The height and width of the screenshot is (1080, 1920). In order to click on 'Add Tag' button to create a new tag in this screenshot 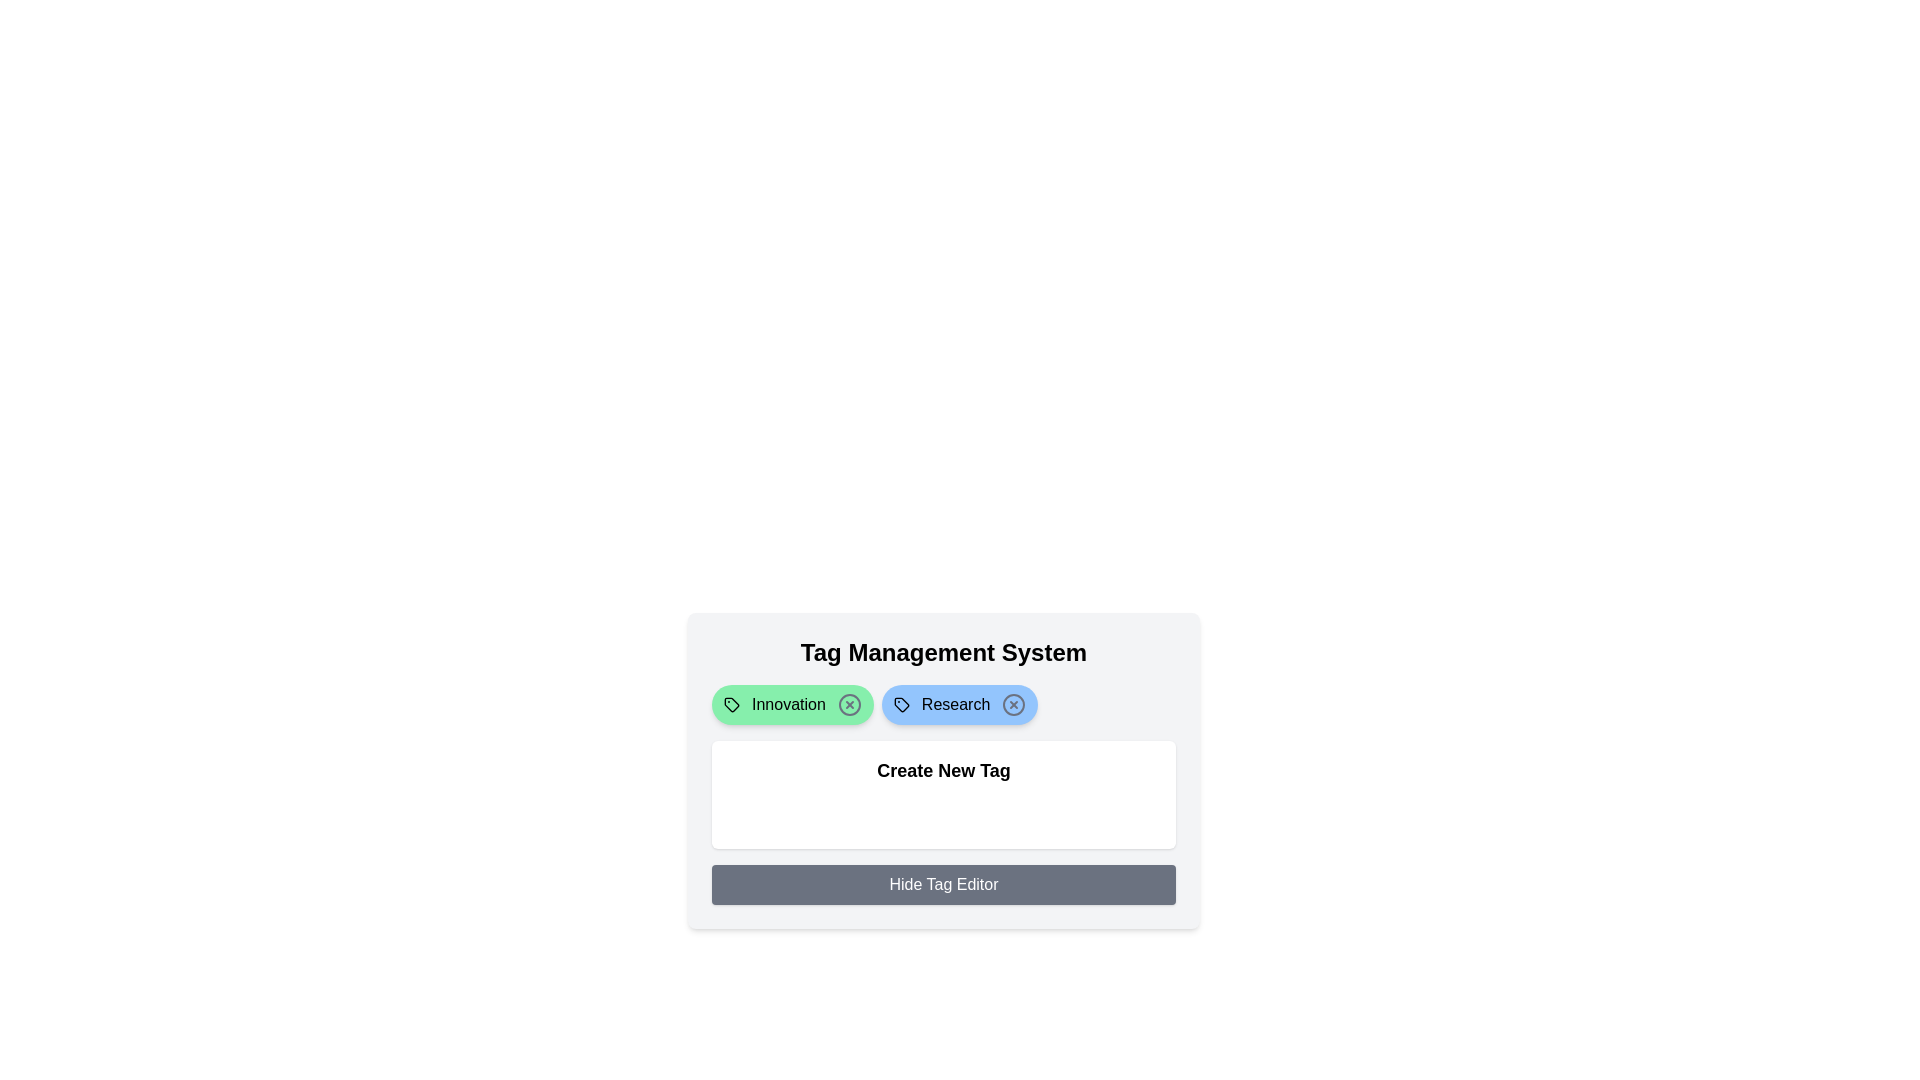, I will do `click(777, 813)`.